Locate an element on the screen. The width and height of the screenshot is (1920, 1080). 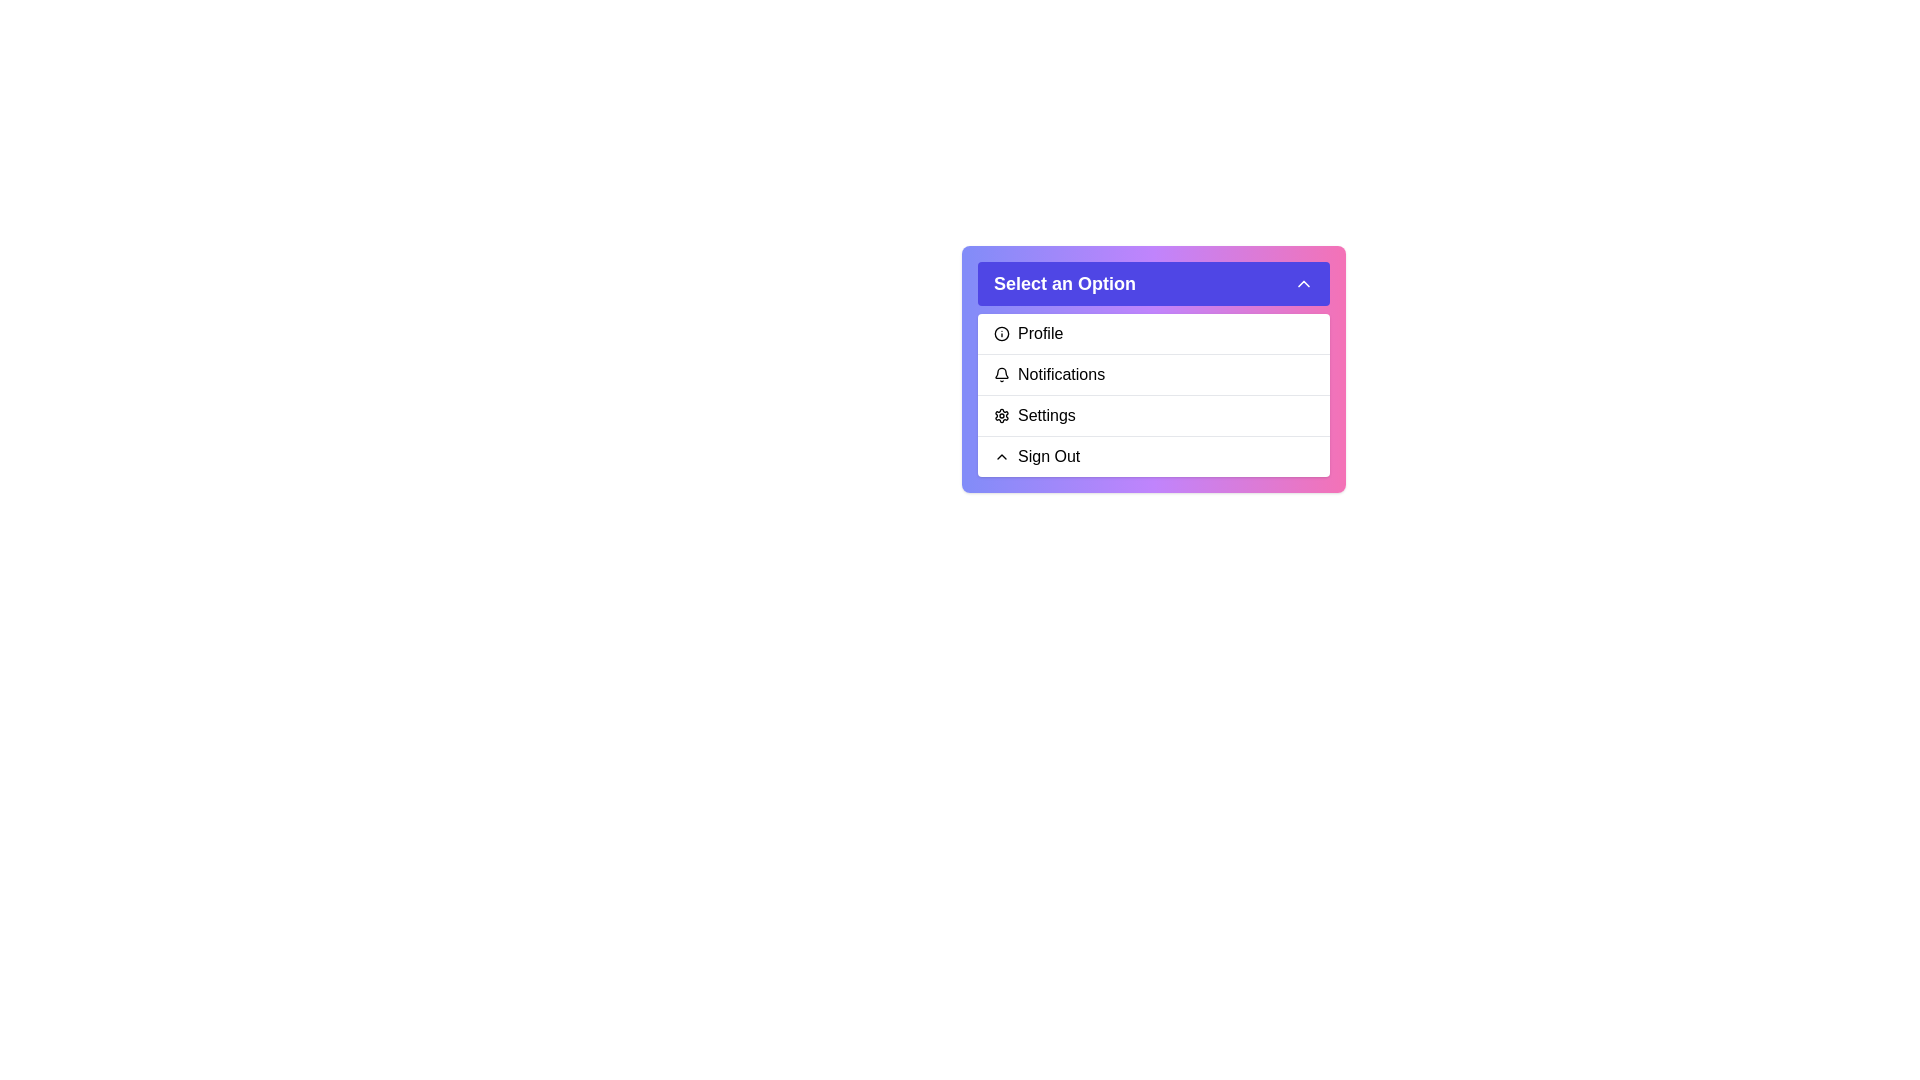
the icon next to the option Settings in the dropdown menu is located at coordinates (1002, 415).